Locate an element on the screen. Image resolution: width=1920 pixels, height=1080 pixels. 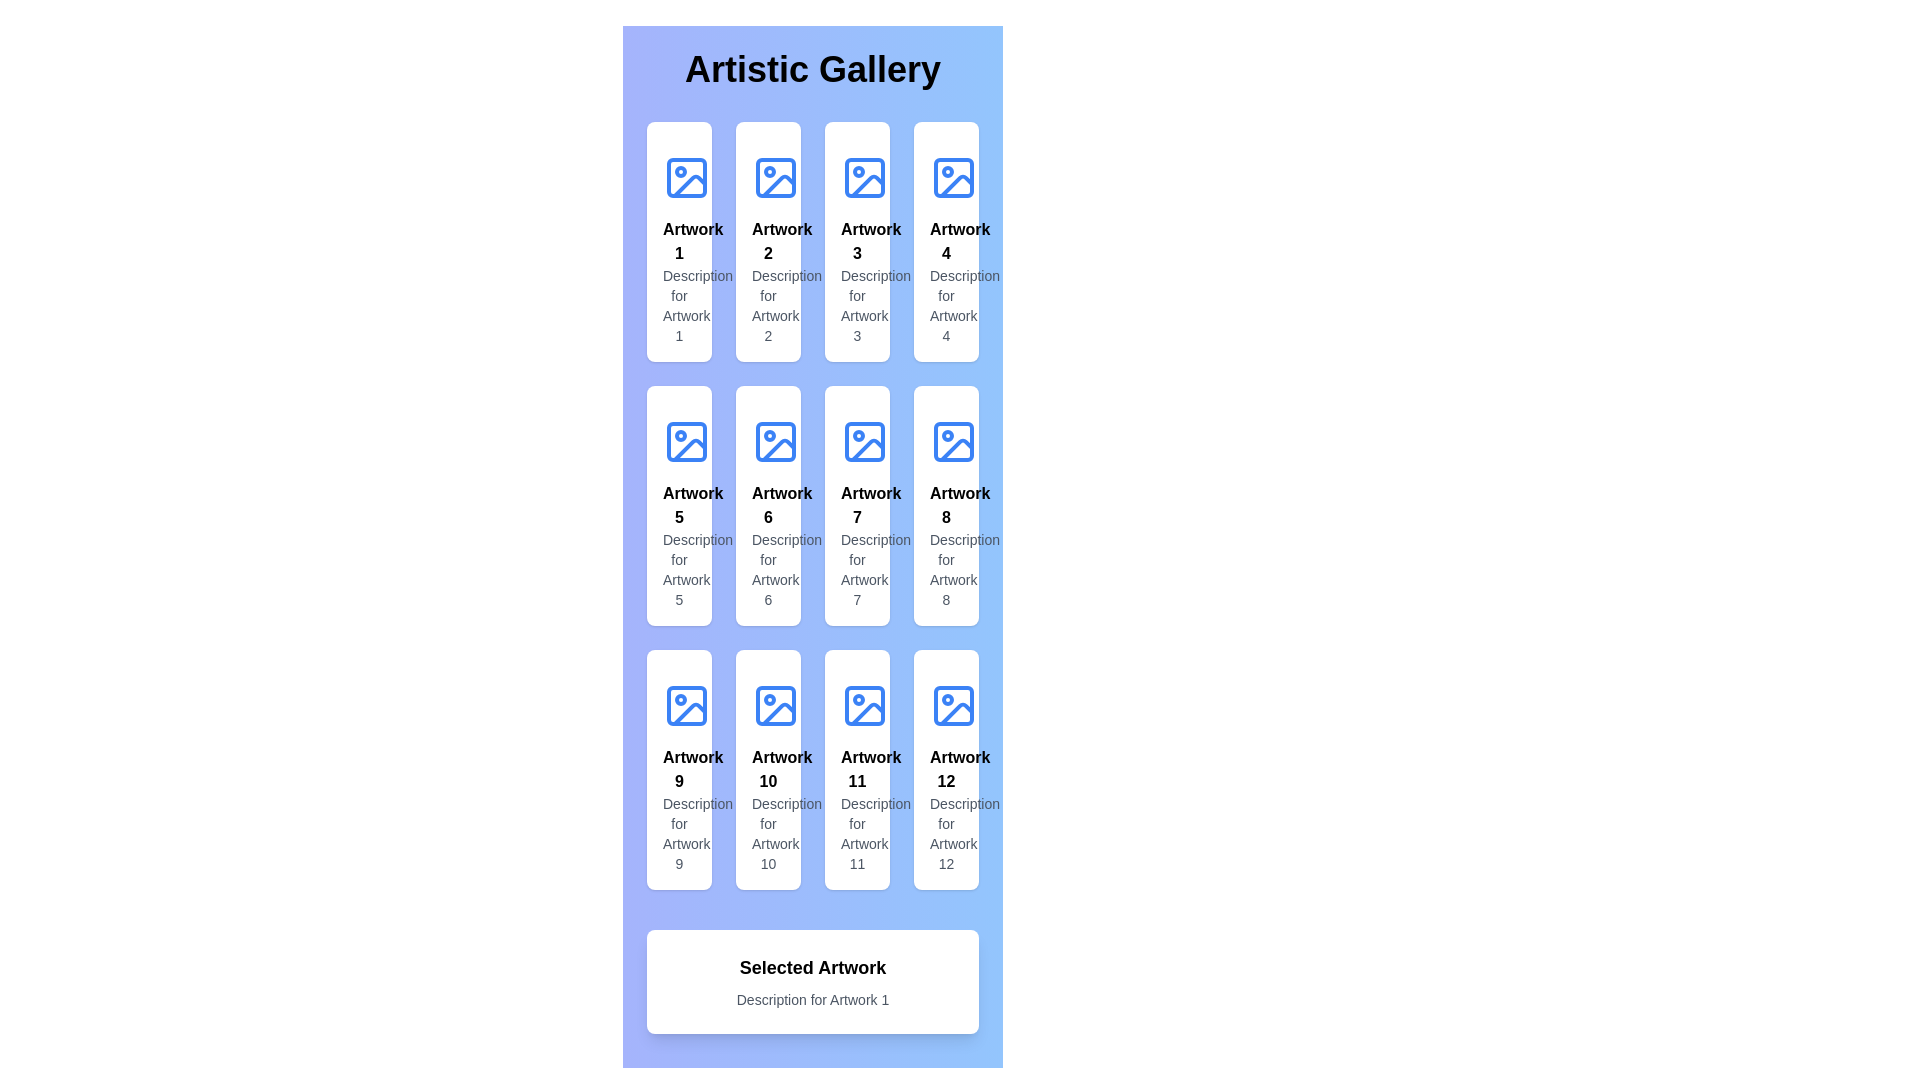
the fourth artwork card in the gallery is located at coordinates (945, 241).